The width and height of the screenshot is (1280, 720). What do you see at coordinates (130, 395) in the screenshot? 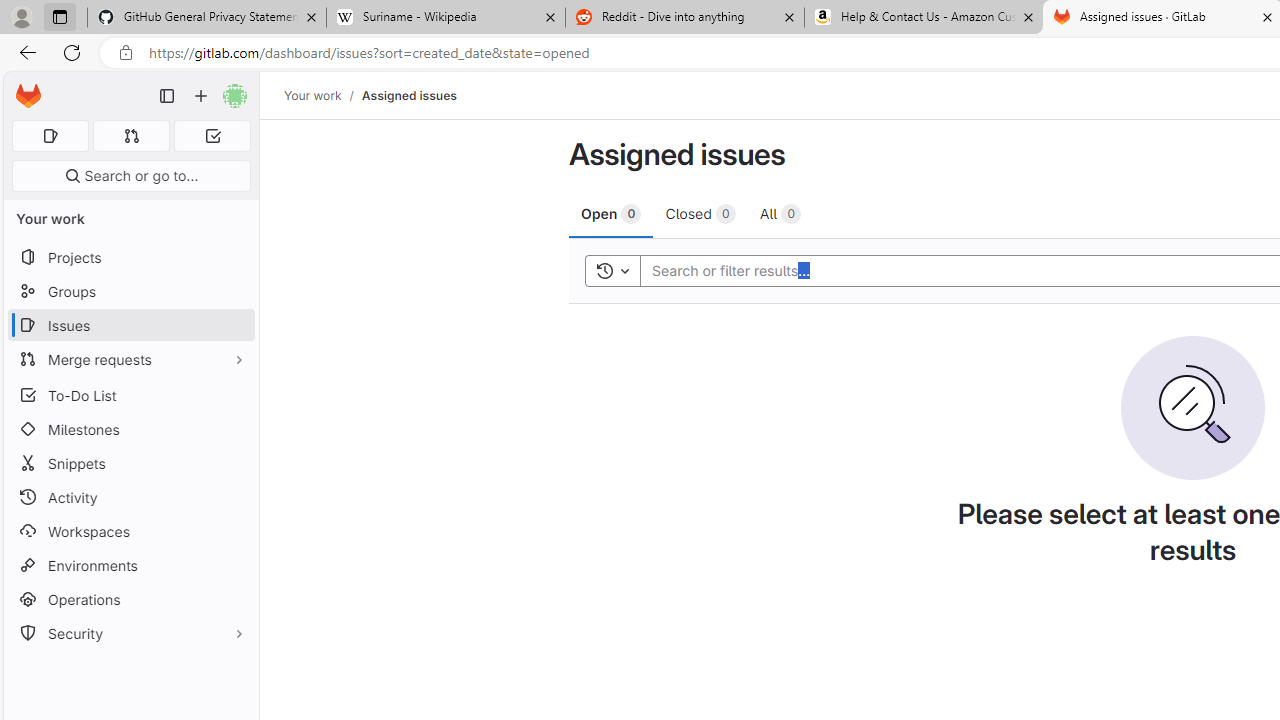
I see `'To-Do List'` at bounding box center [130, 395].